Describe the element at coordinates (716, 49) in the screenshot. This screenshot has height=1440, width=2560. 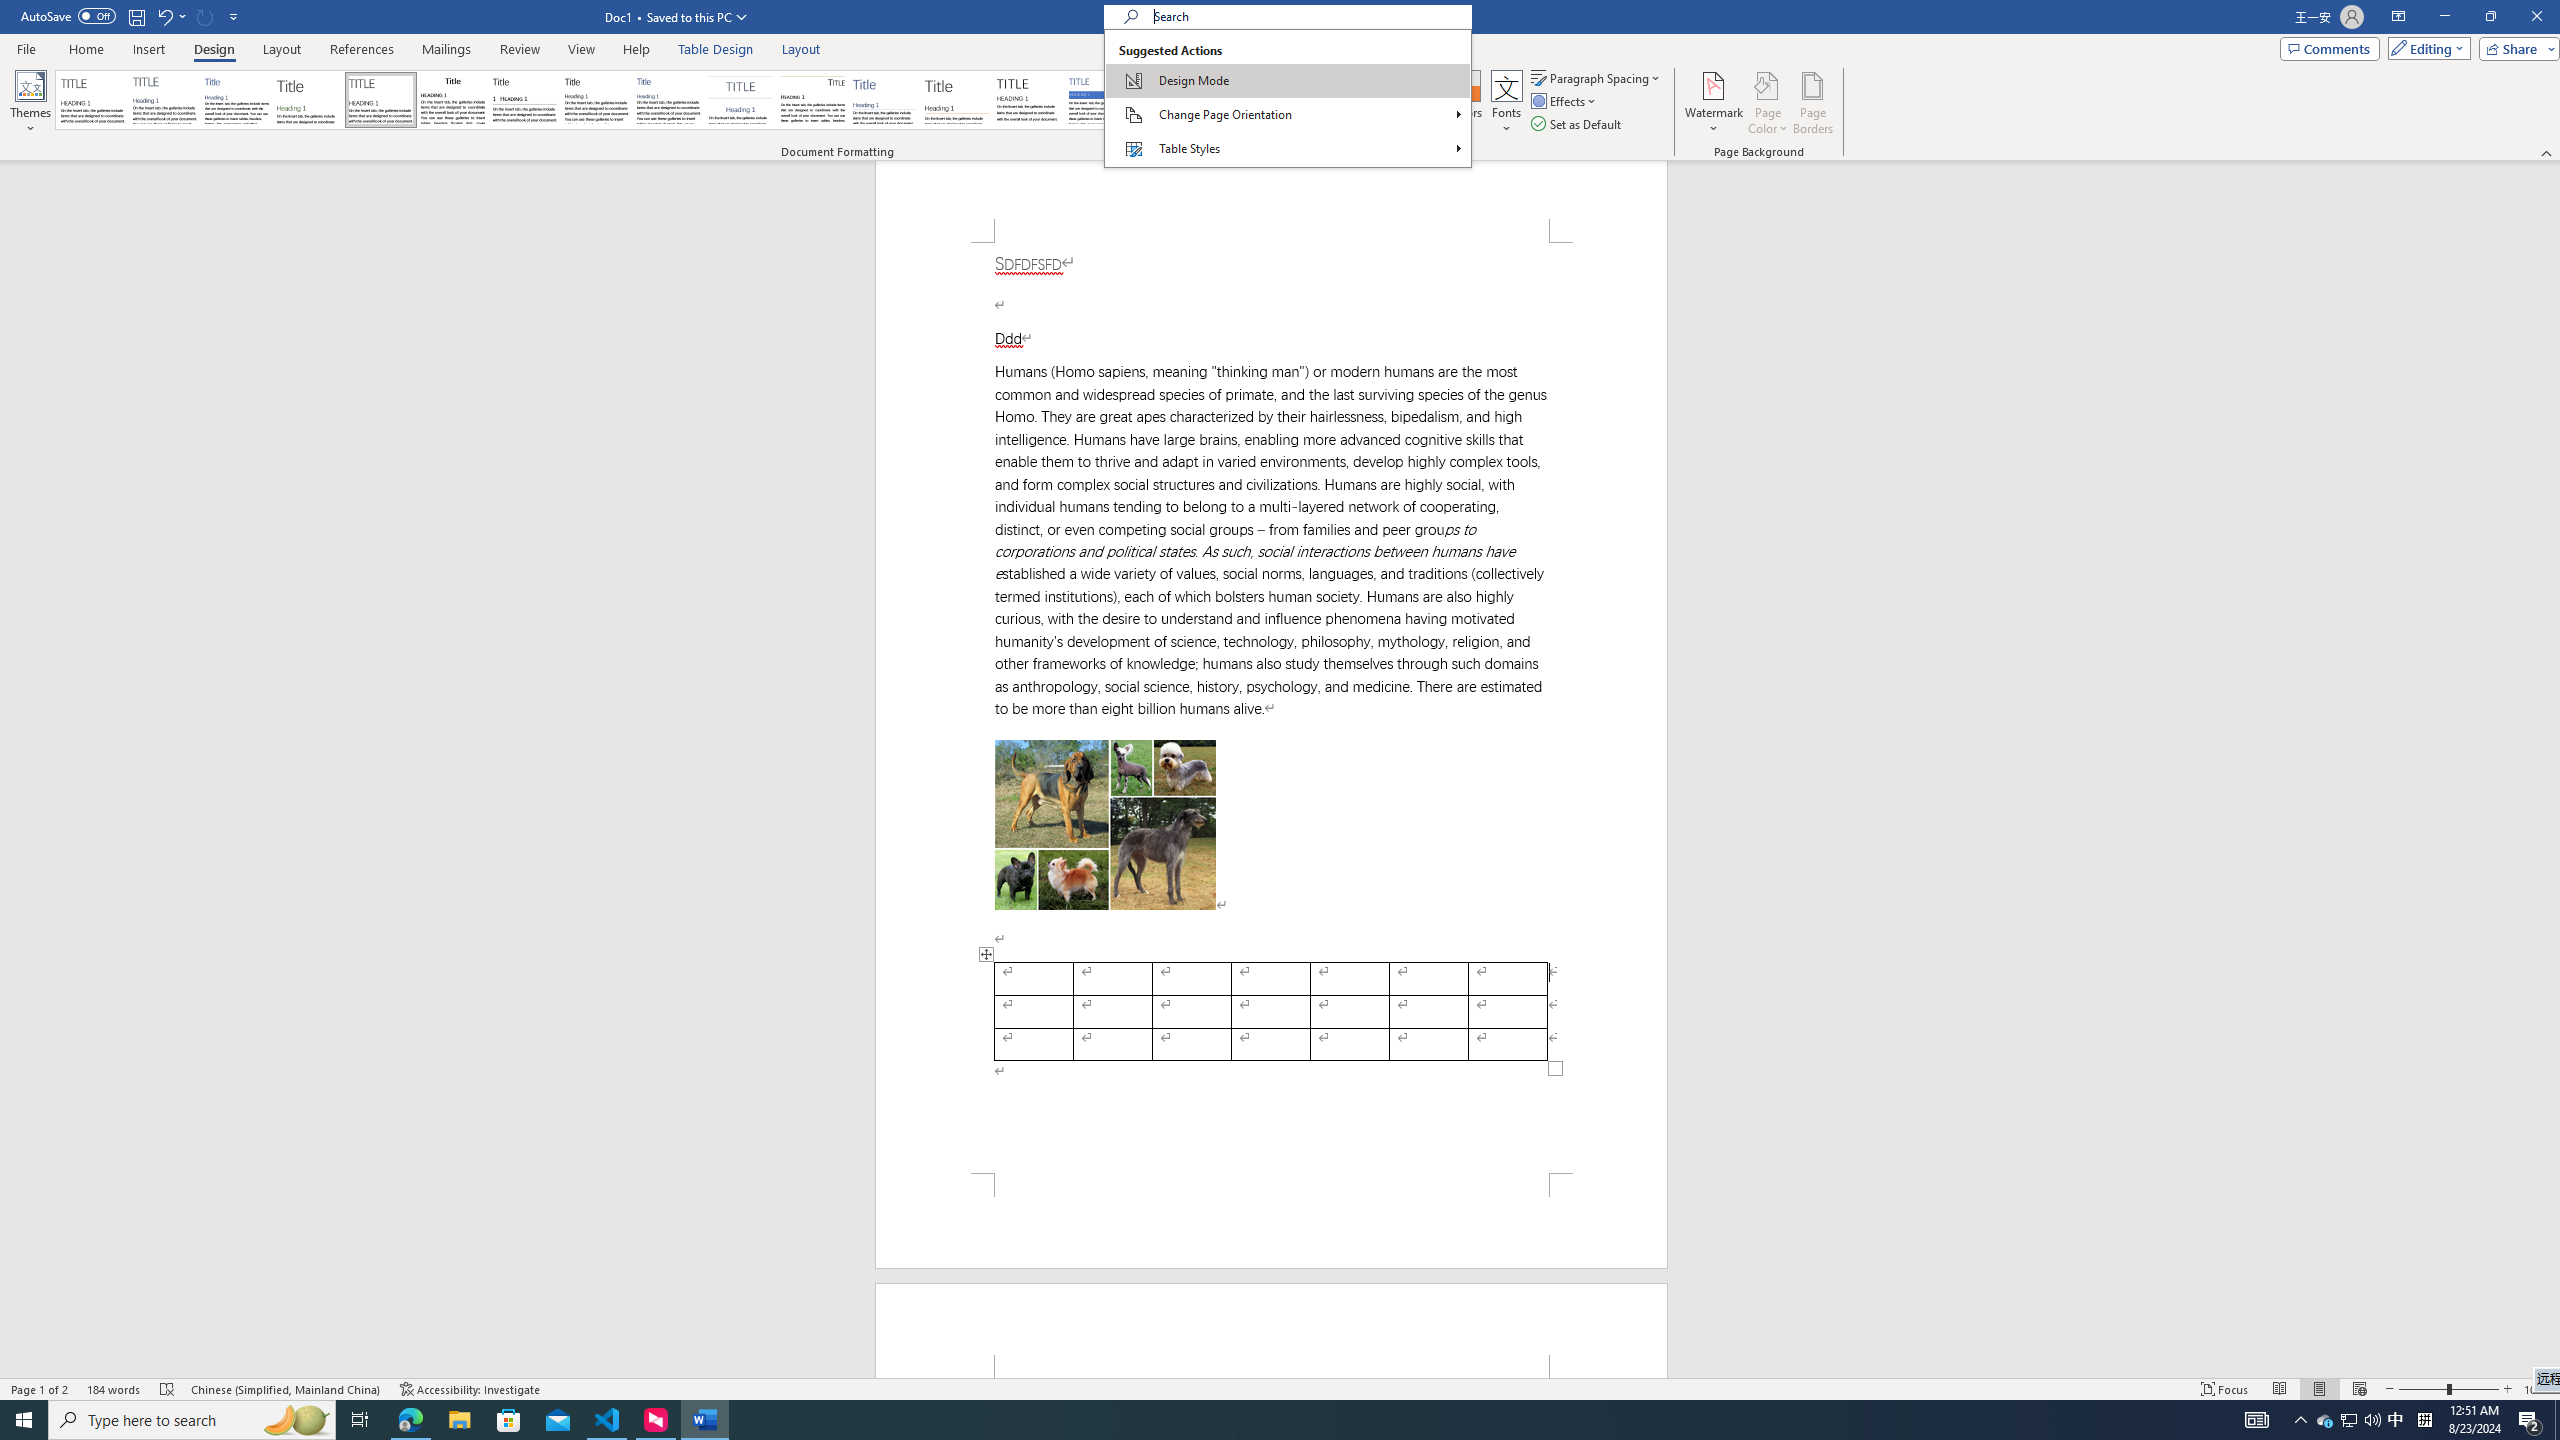
I see `'Table Design'` at that location.